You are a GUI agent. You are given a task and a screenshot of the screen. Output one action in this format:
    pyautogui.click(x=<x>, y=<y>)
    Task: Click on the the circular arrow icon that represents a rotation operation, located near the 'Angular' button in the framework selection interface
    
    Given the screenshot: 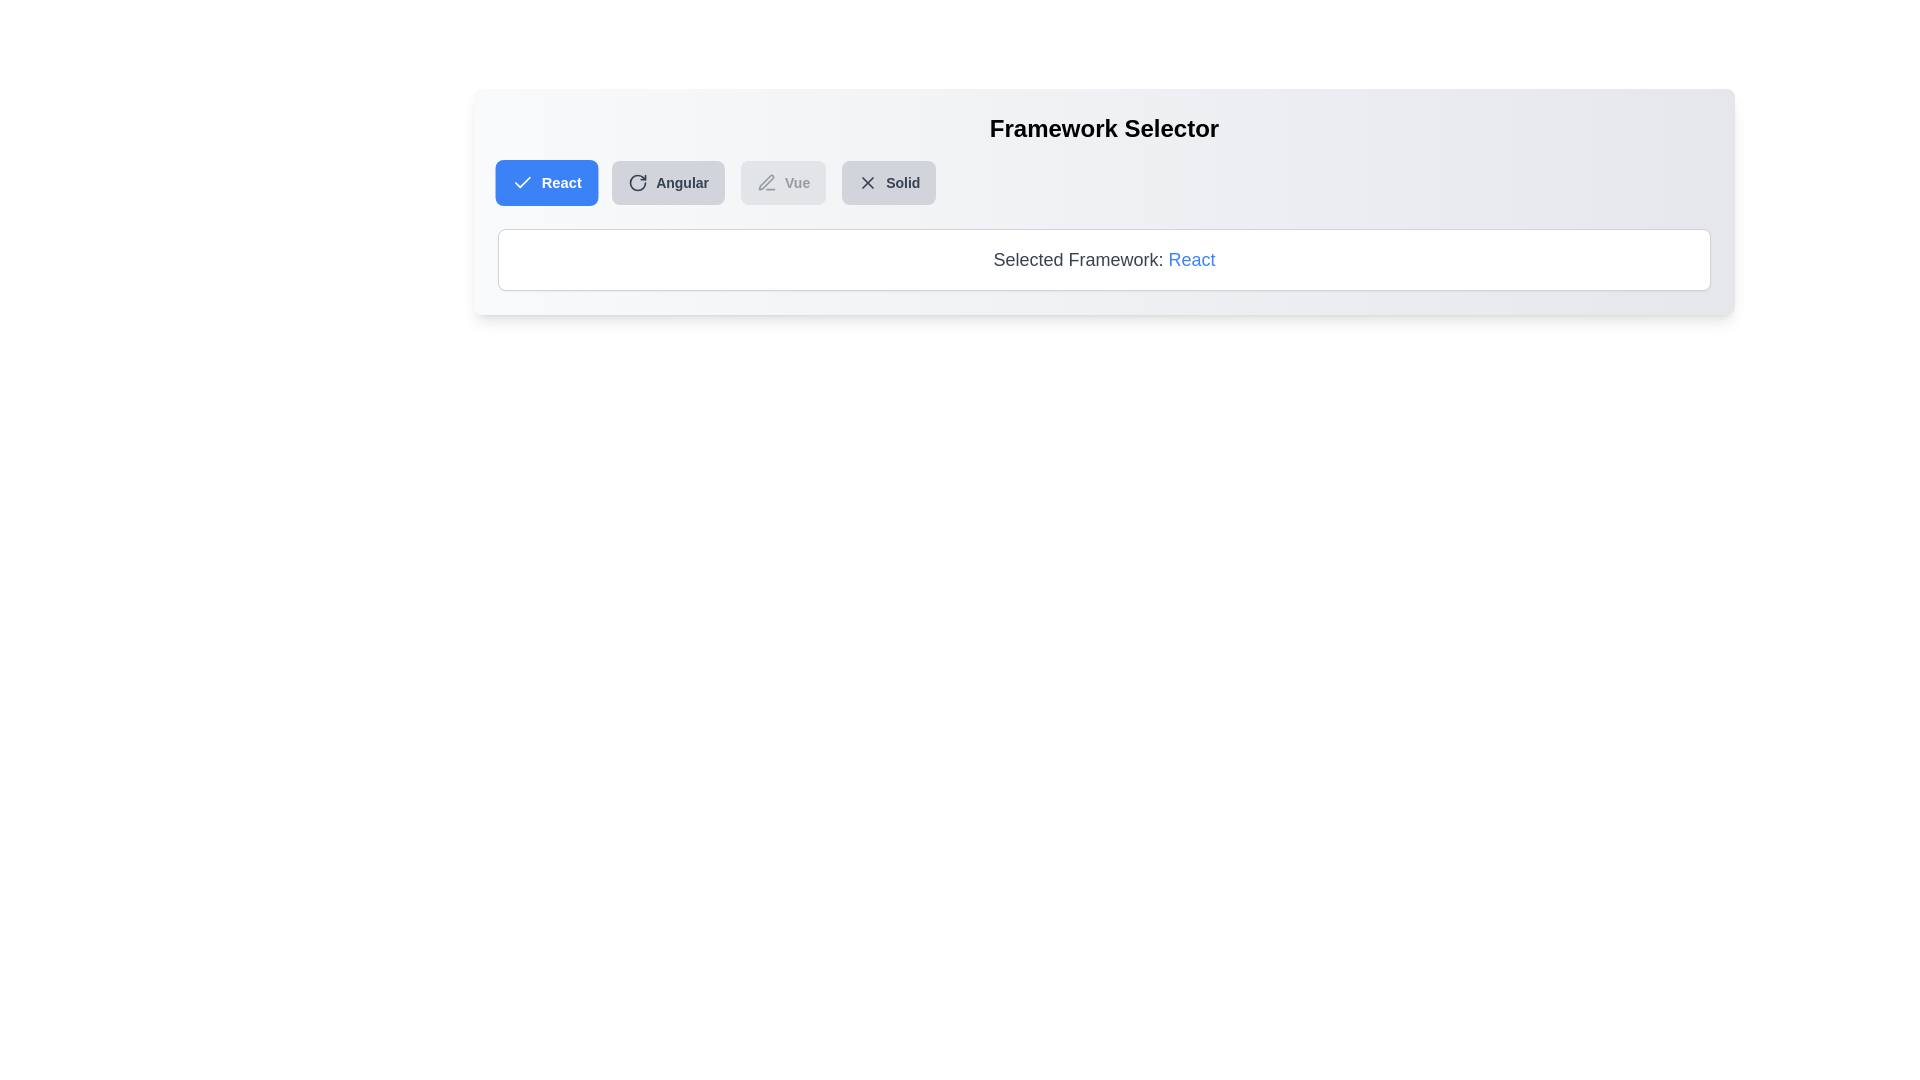 What is the action you would take?
    pyautogui.click(x=637, y=182)
    